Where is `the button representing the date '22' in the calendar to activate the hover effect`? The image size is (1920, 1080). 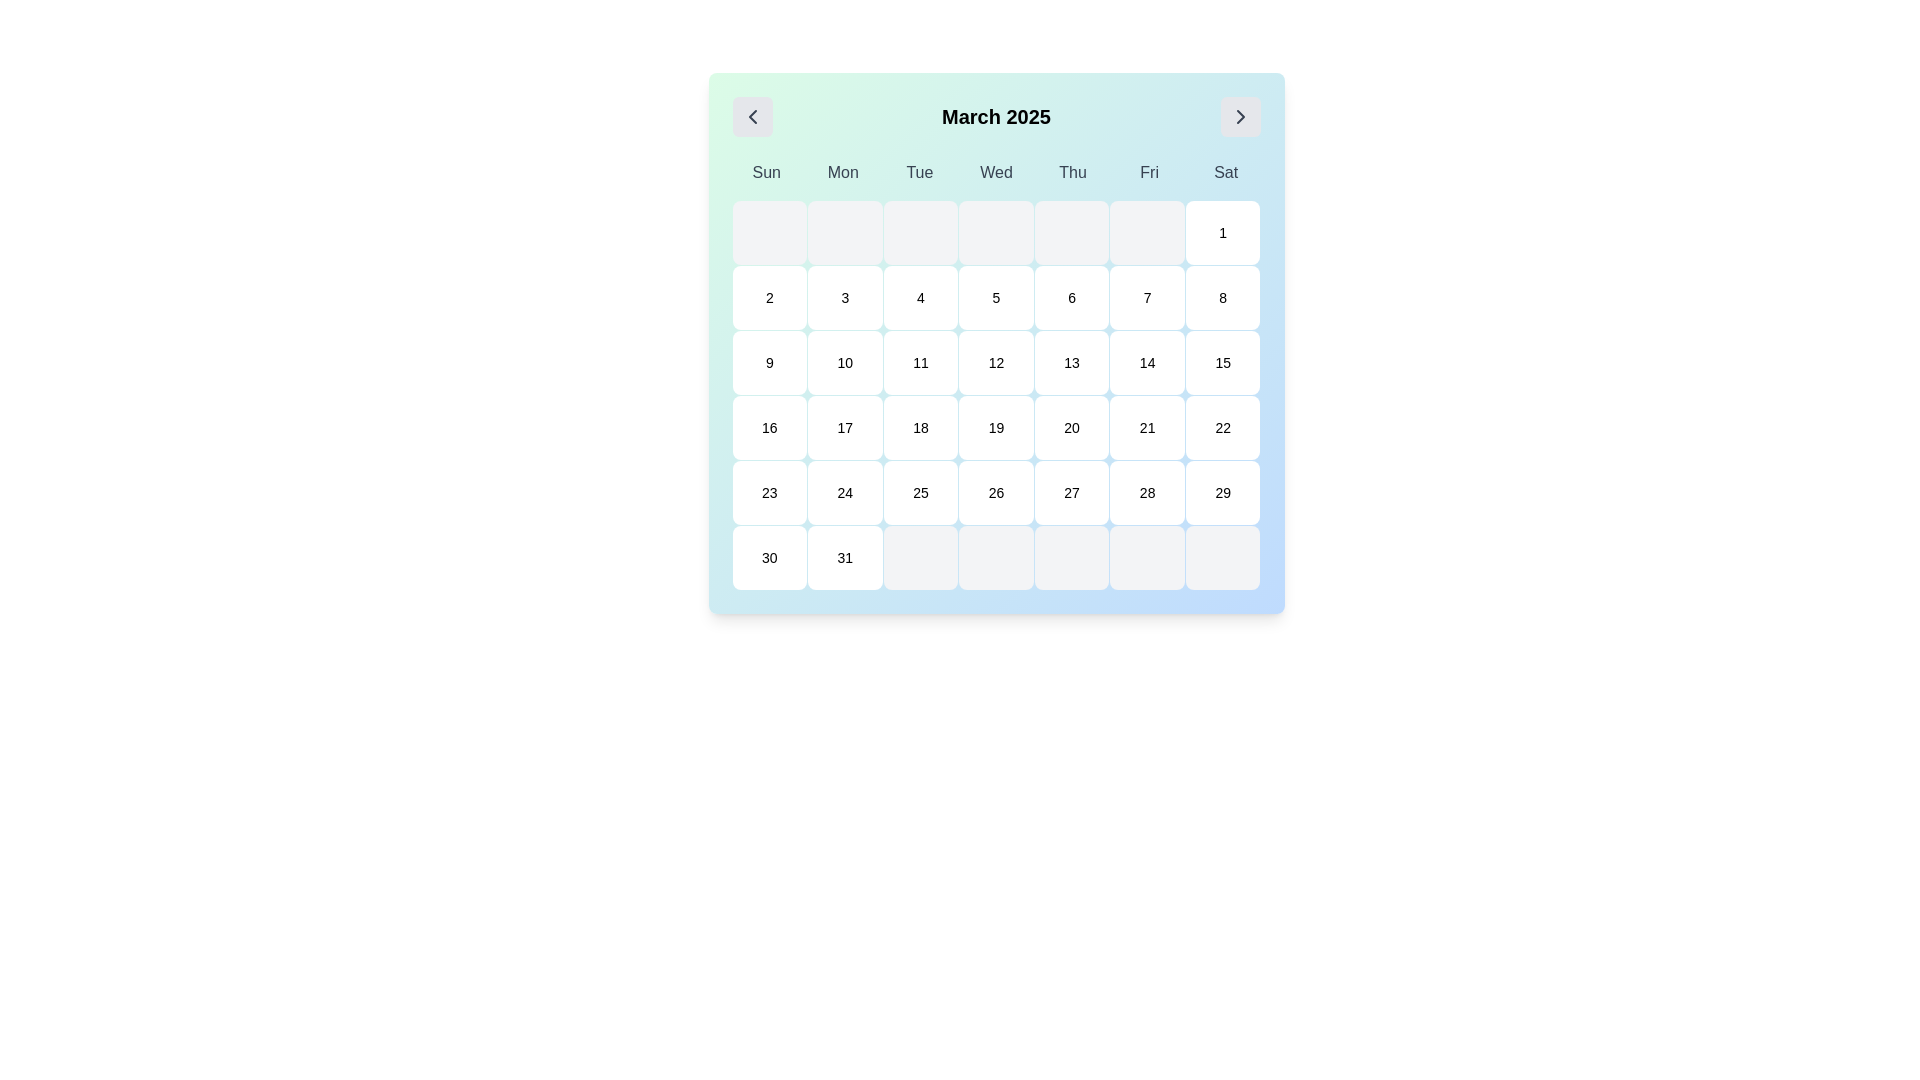
the button representing the date '22' in the calendar to activate the hover effect is located at coordinates (1222, 427).